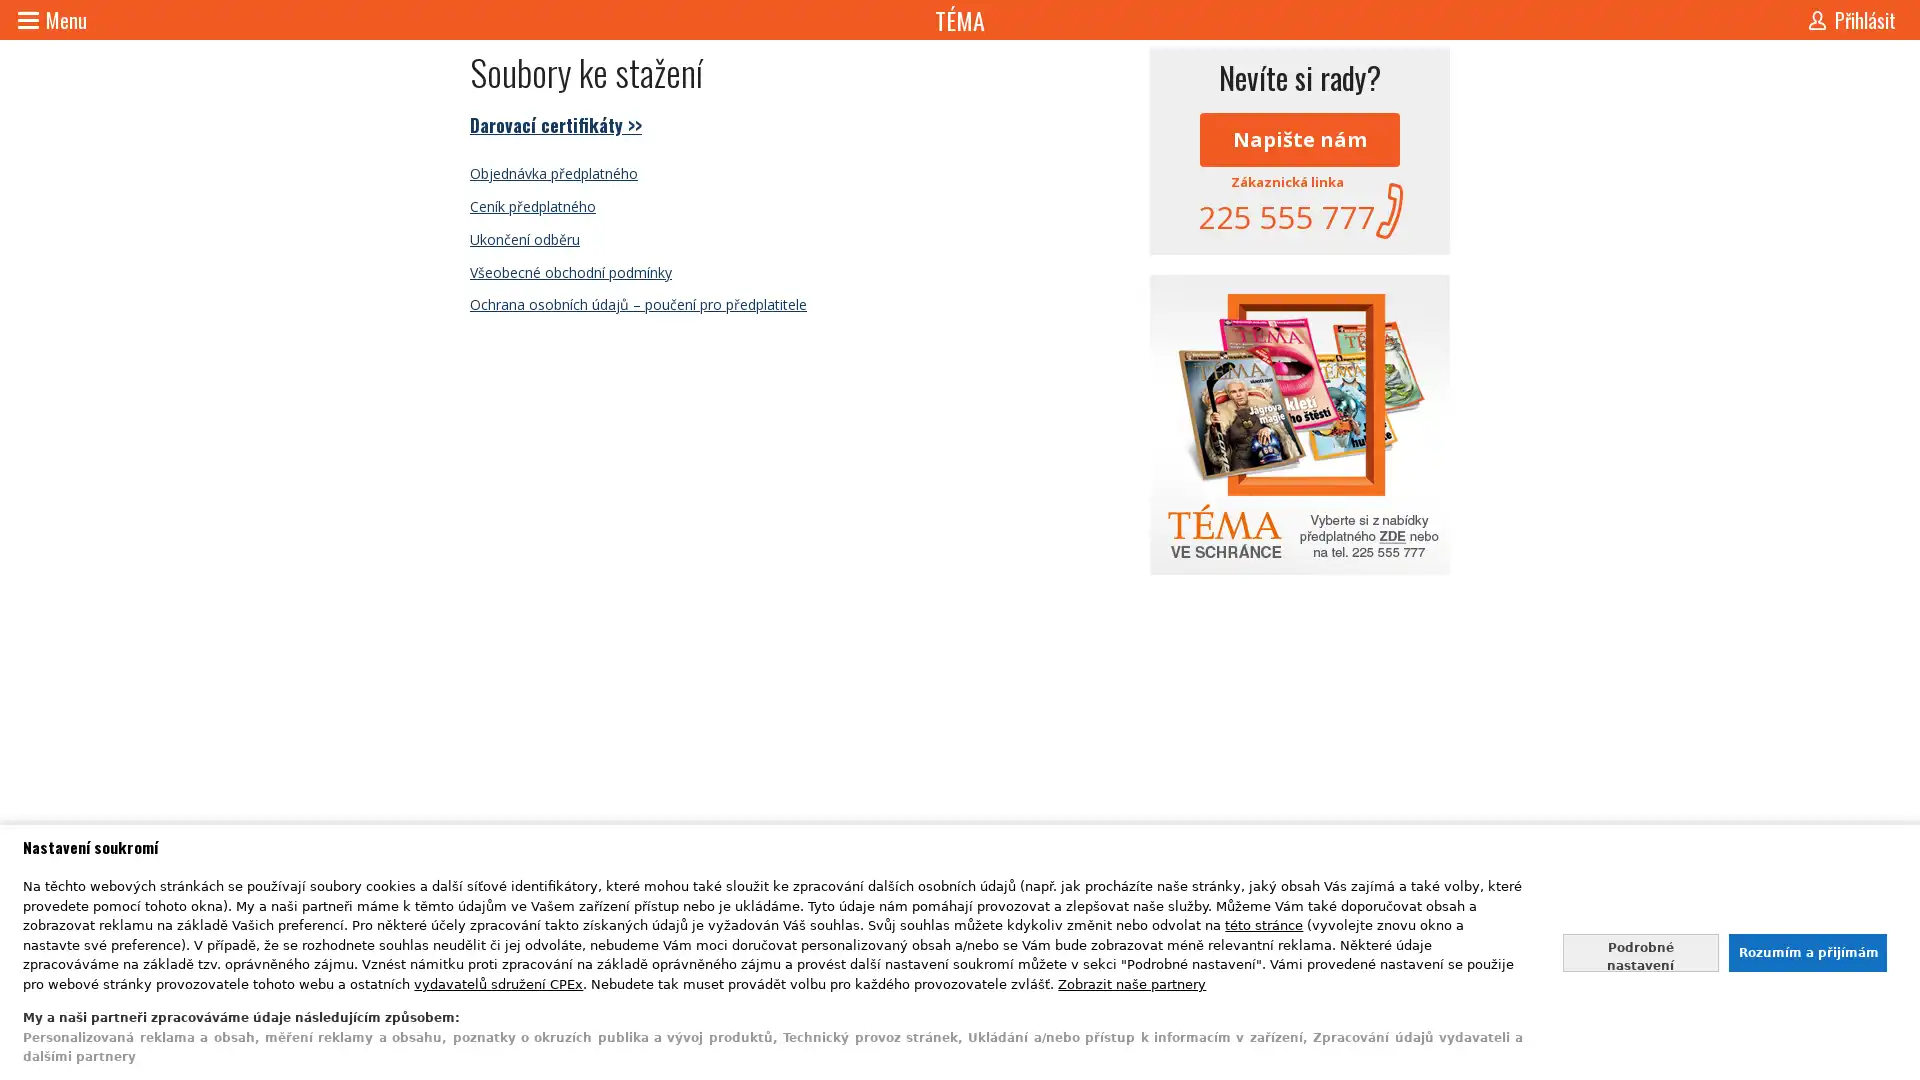  What do you see at coordinates (1132, 982) in the screenshot?
I see `Zobrazit nase partnery` at bounding box center [1132, 982].